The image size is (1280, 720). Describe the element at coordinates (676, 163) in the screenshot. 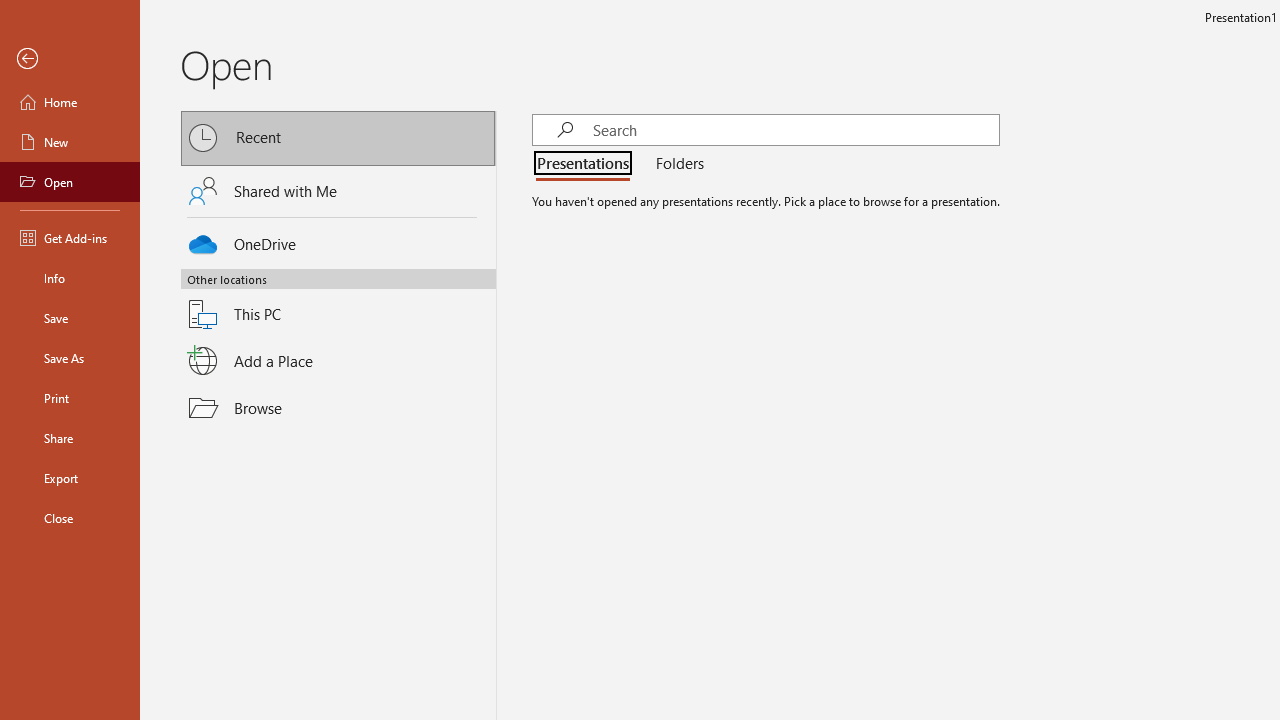

I see `'Folders'` at that location.